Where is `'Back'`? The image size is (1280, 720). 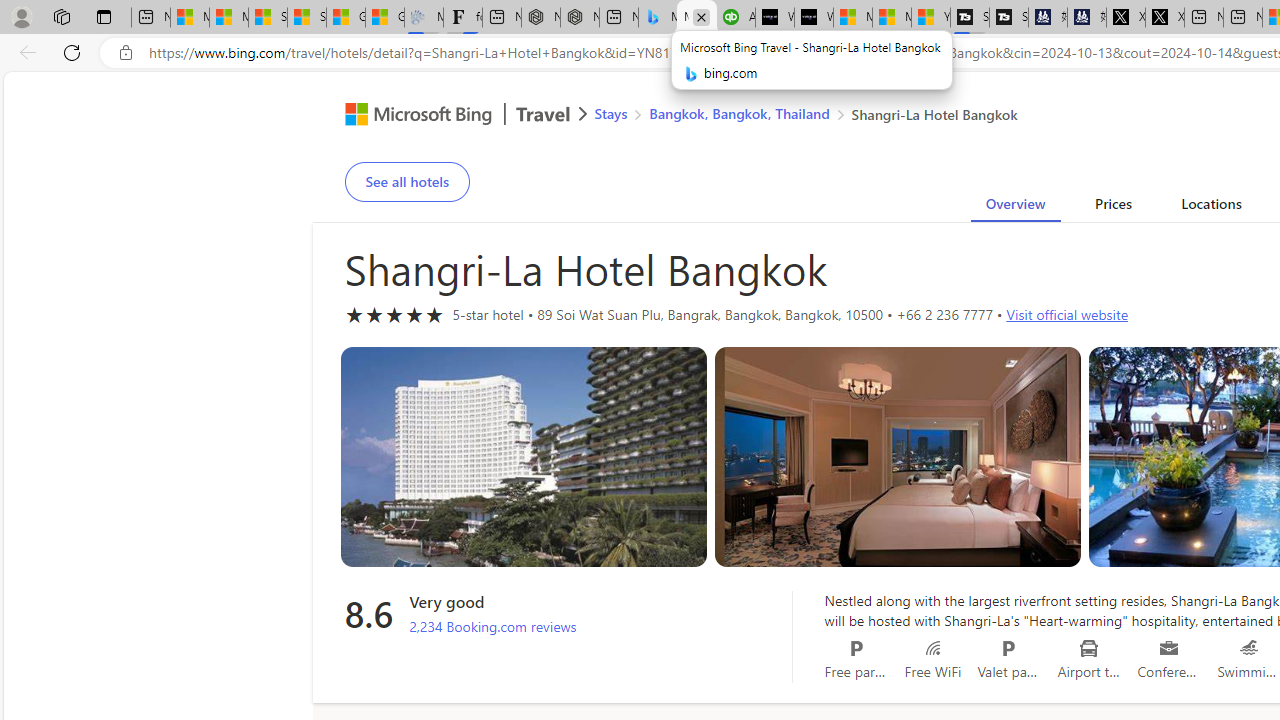 'Back' is located at coordinates (24, 51).